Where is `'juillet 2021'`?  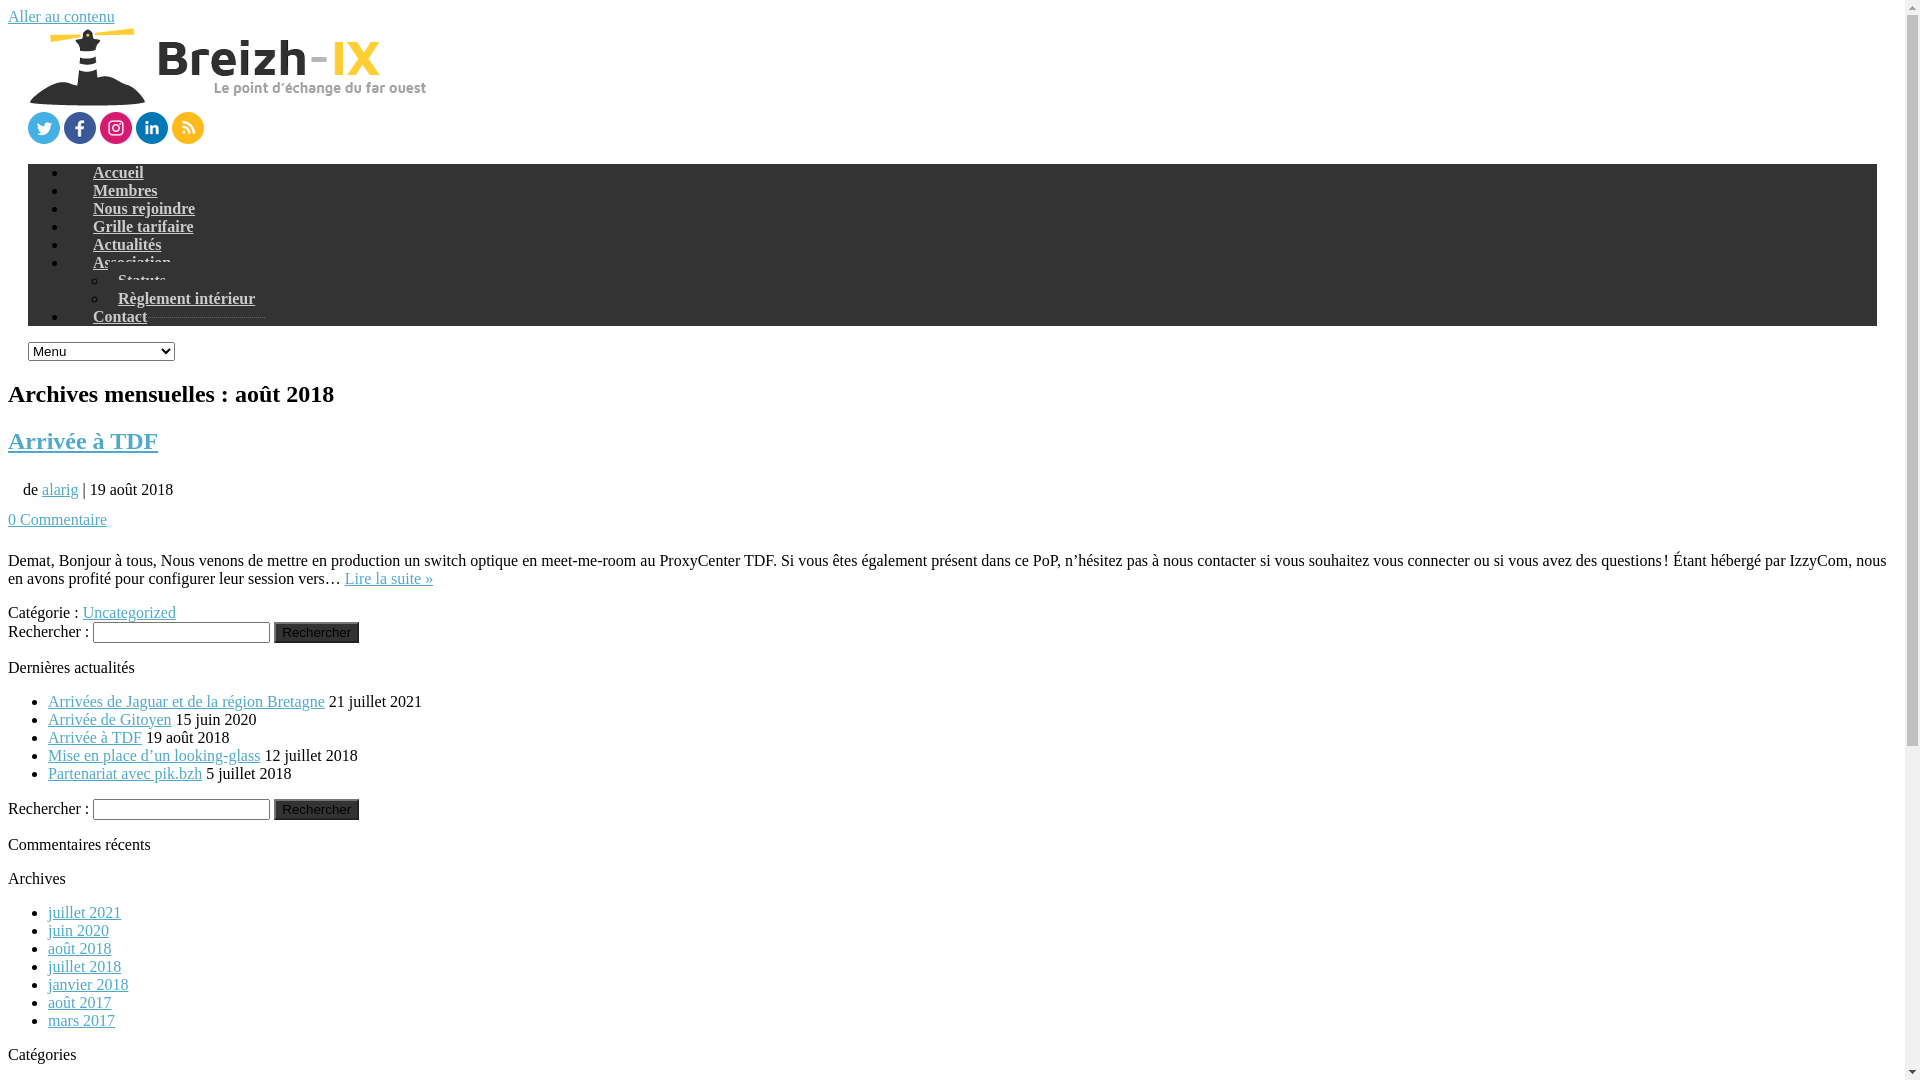
'juillet 2021' is located at coordinates (83, 912).